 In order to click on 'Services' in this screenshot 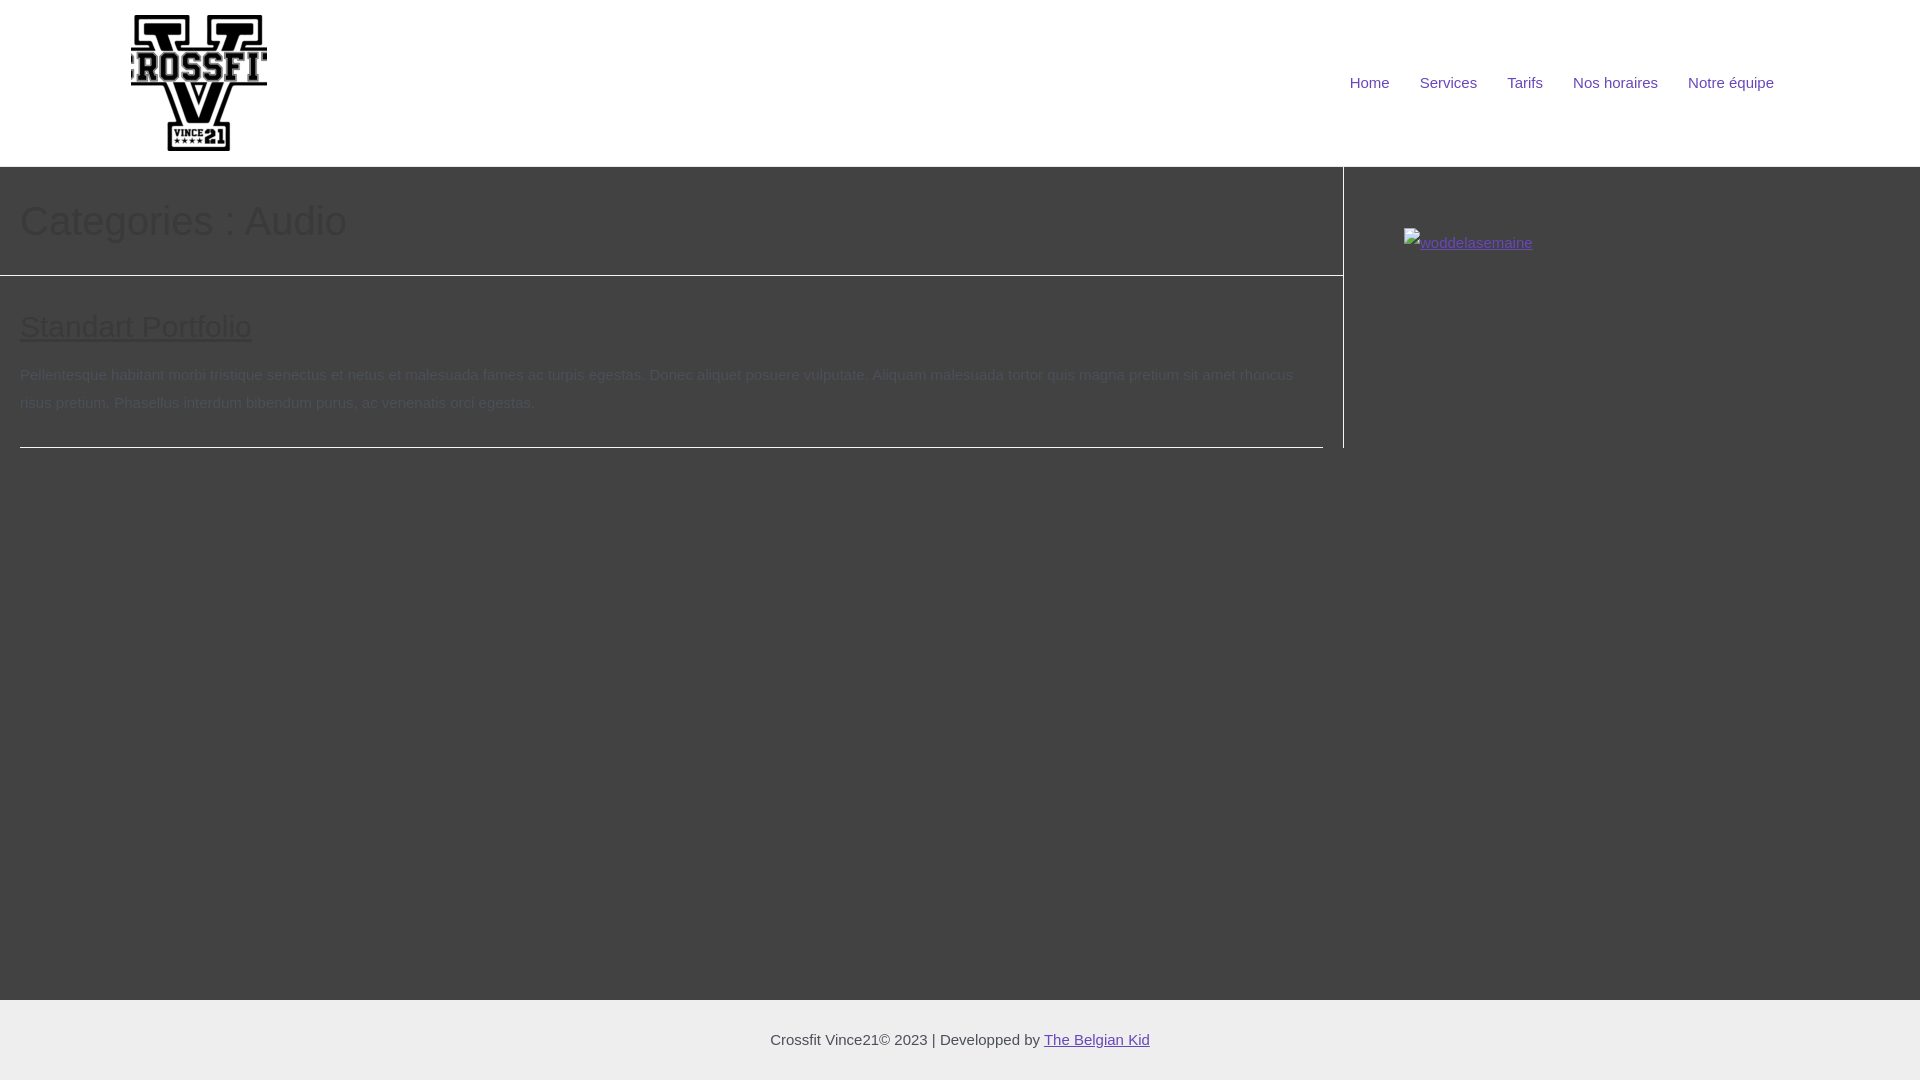, I will do `click(1449, 82)`.